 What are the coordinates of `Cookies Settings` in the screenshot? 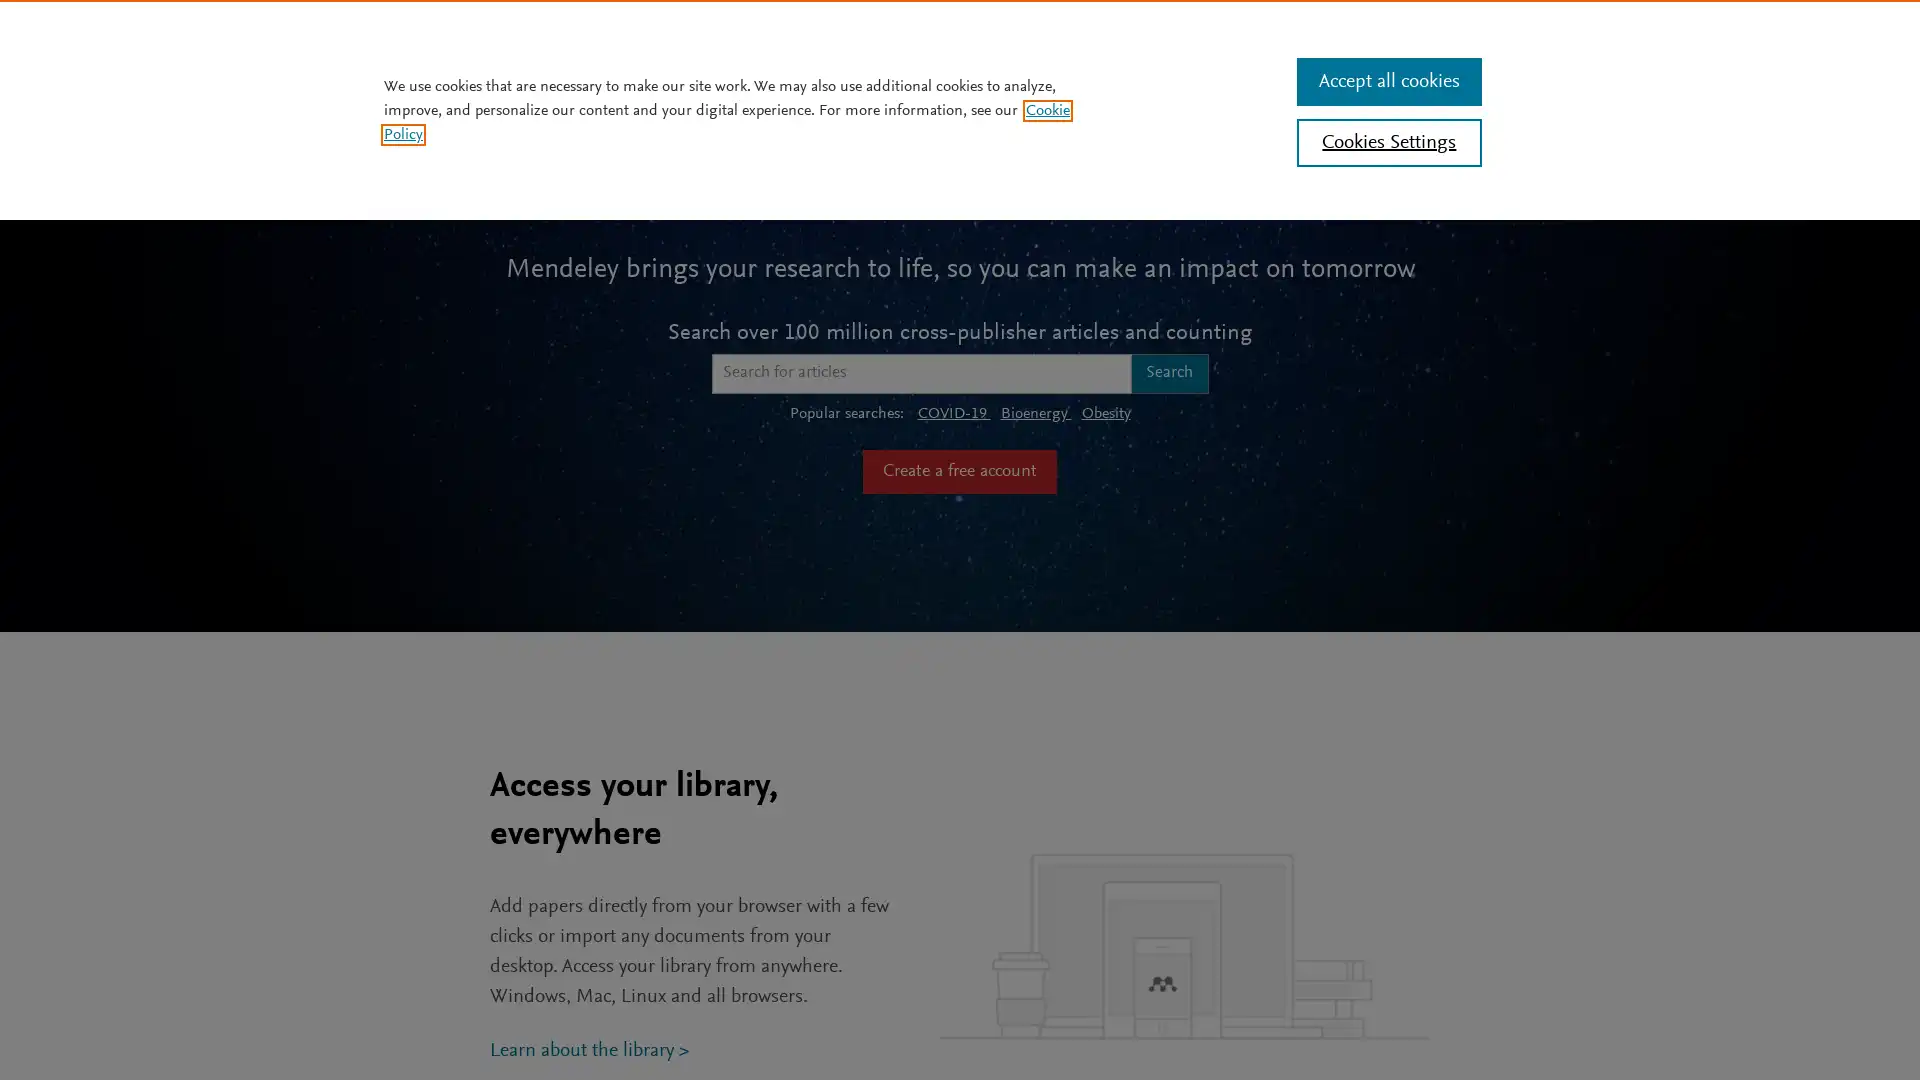 It's located at (1387, 141).